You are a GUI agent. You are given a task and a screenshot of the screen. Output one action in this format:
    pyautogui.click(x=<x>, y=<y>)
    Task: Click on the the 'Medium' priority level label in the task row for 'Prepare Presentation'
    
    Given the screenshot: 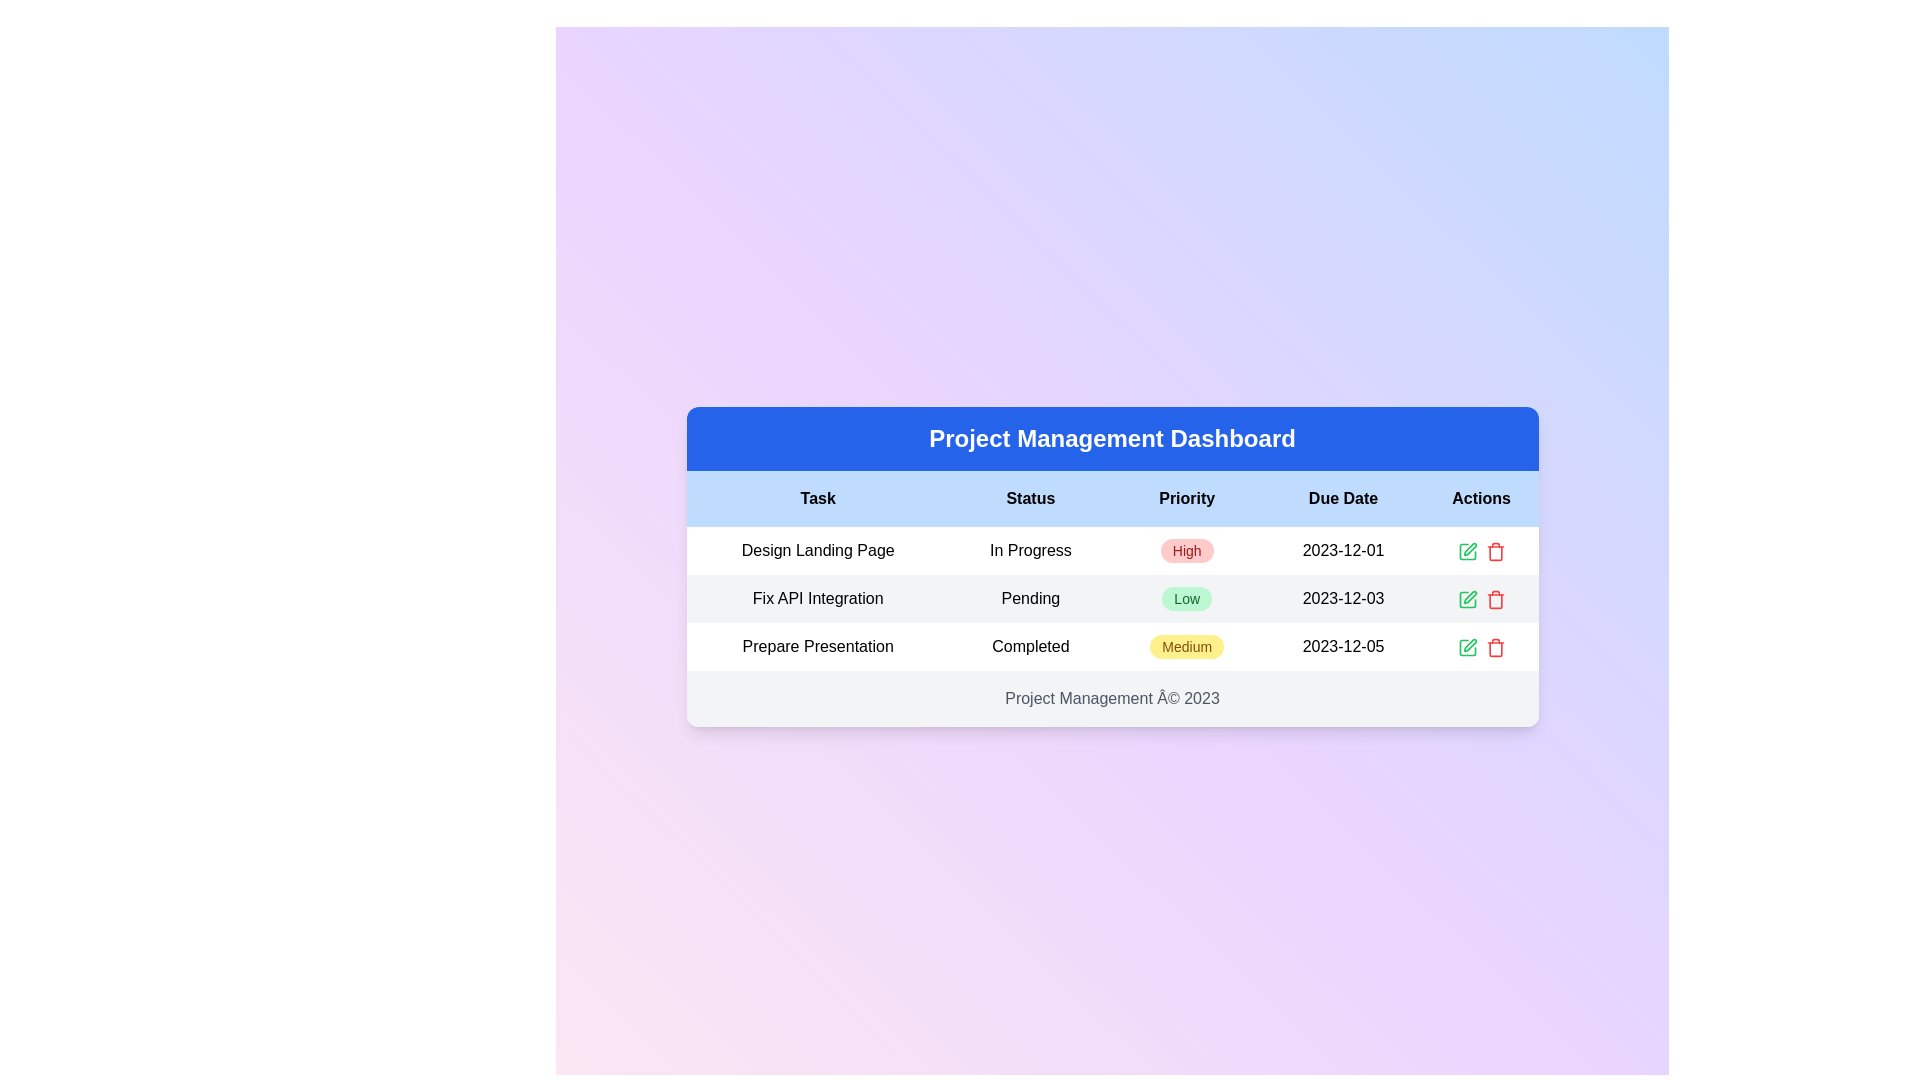 What is the action you would take?
    pyautogui.click(x=1187, y=647)
    